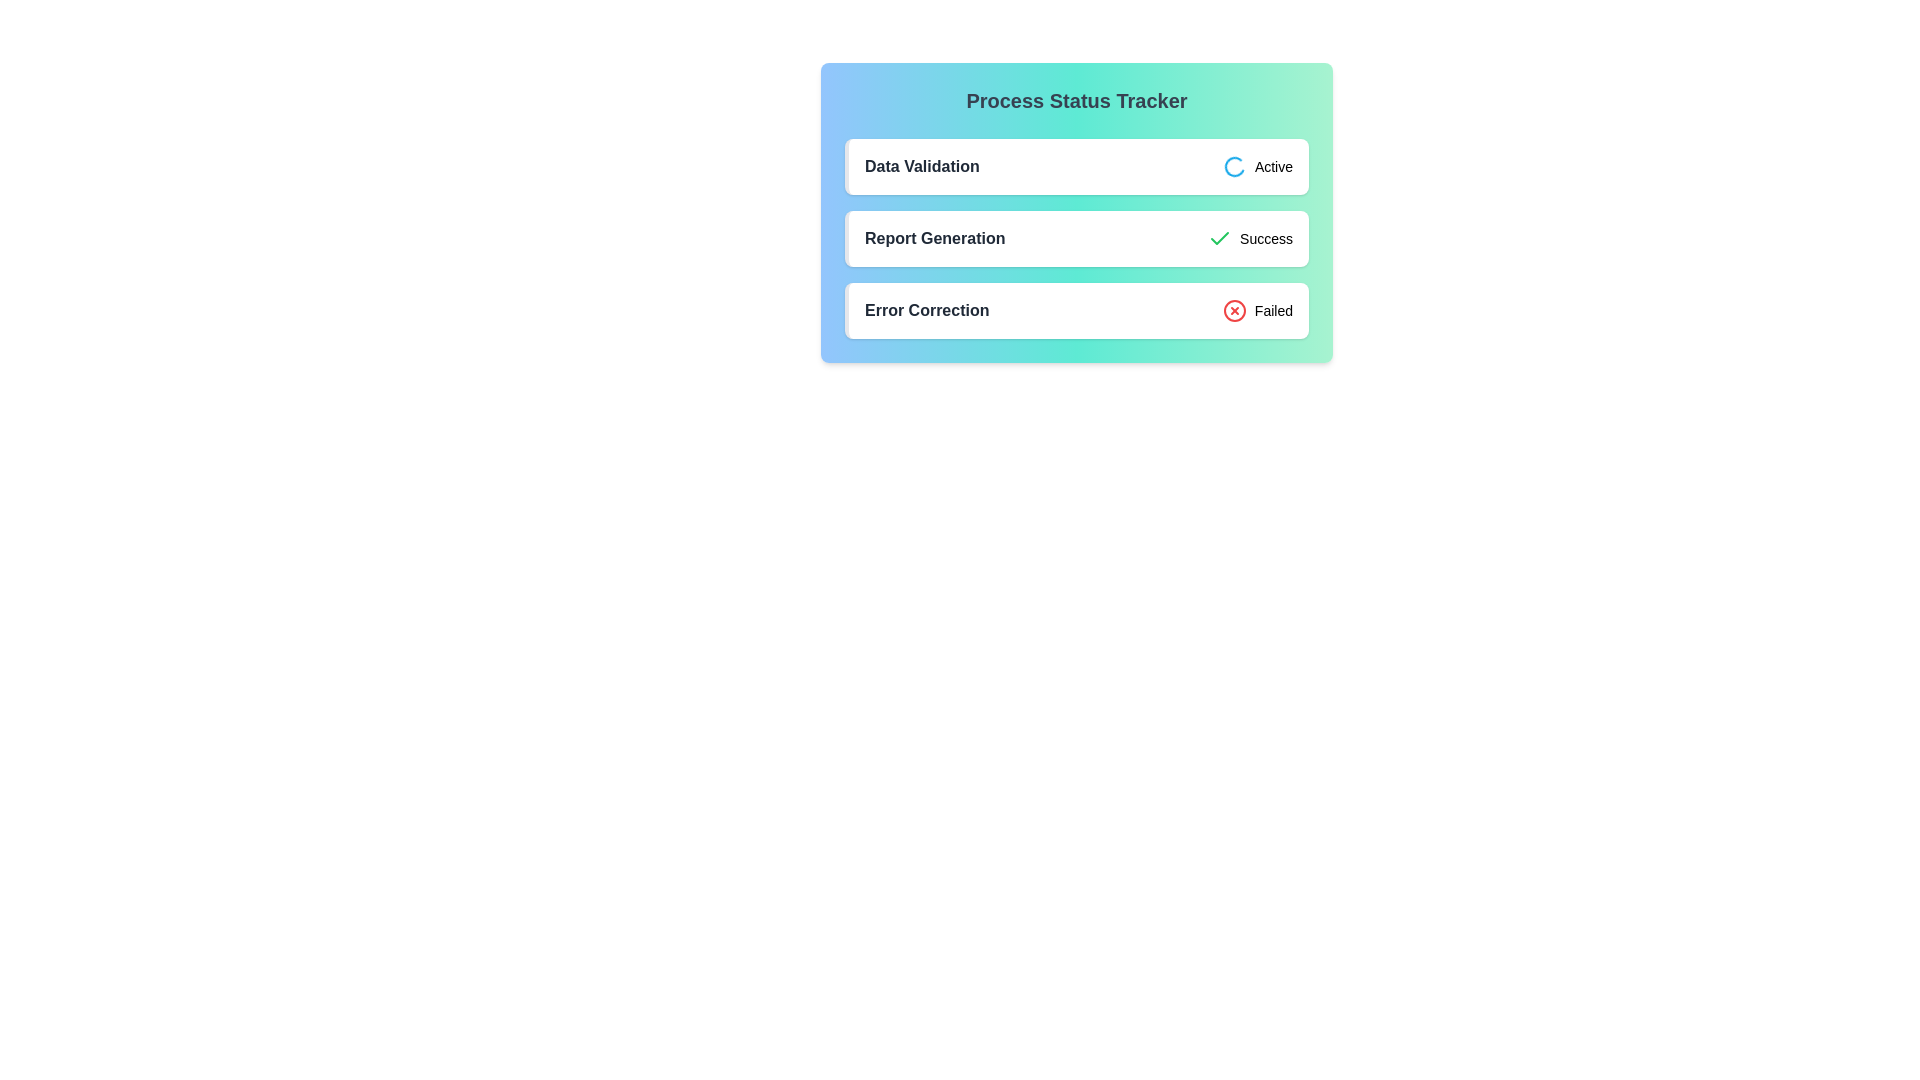 Image resolution: width=1920 pixels, height=1080 pixels. I want to click on the visual indicator on the 'Data Validation' Card element, which features a rotating blue circular loading icon in the center, so click(1075, 165).